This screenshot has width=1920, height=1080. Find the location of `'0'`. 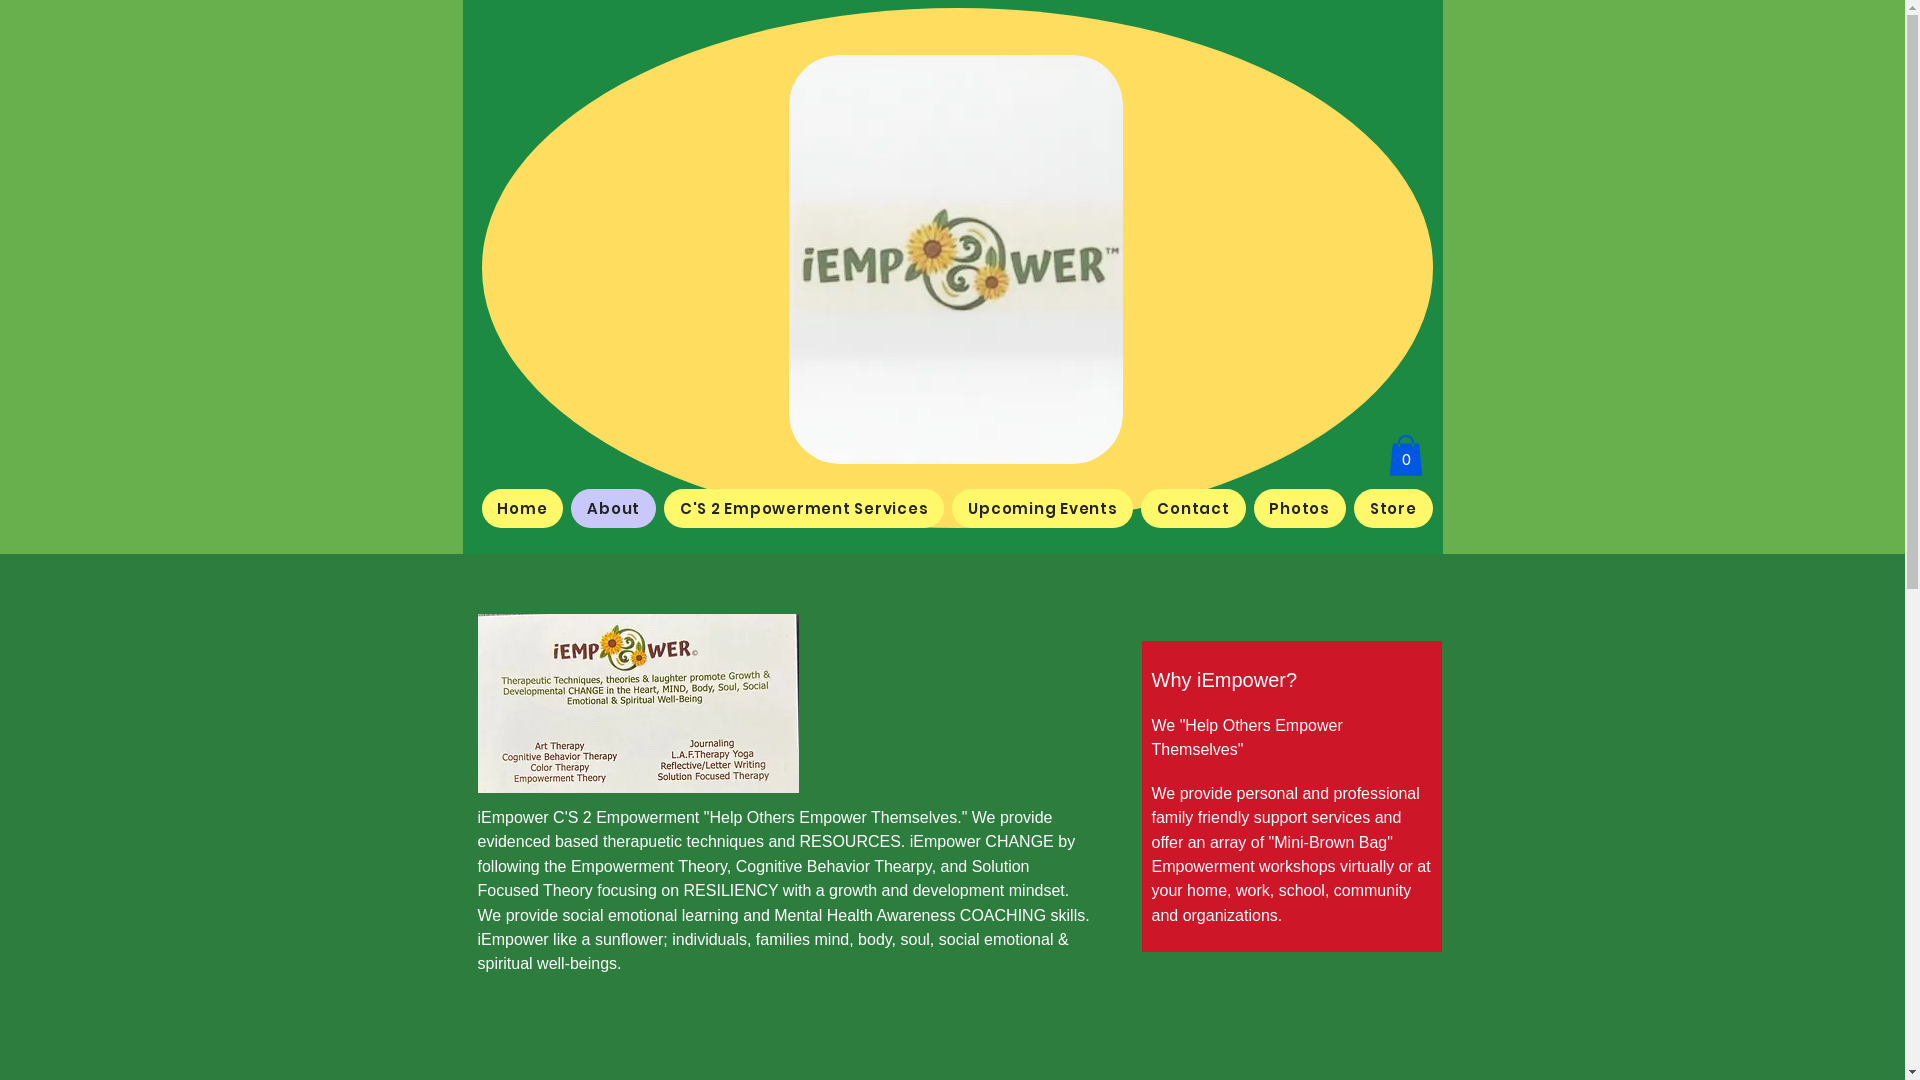

'0' is located at coordinates (1404, 455).